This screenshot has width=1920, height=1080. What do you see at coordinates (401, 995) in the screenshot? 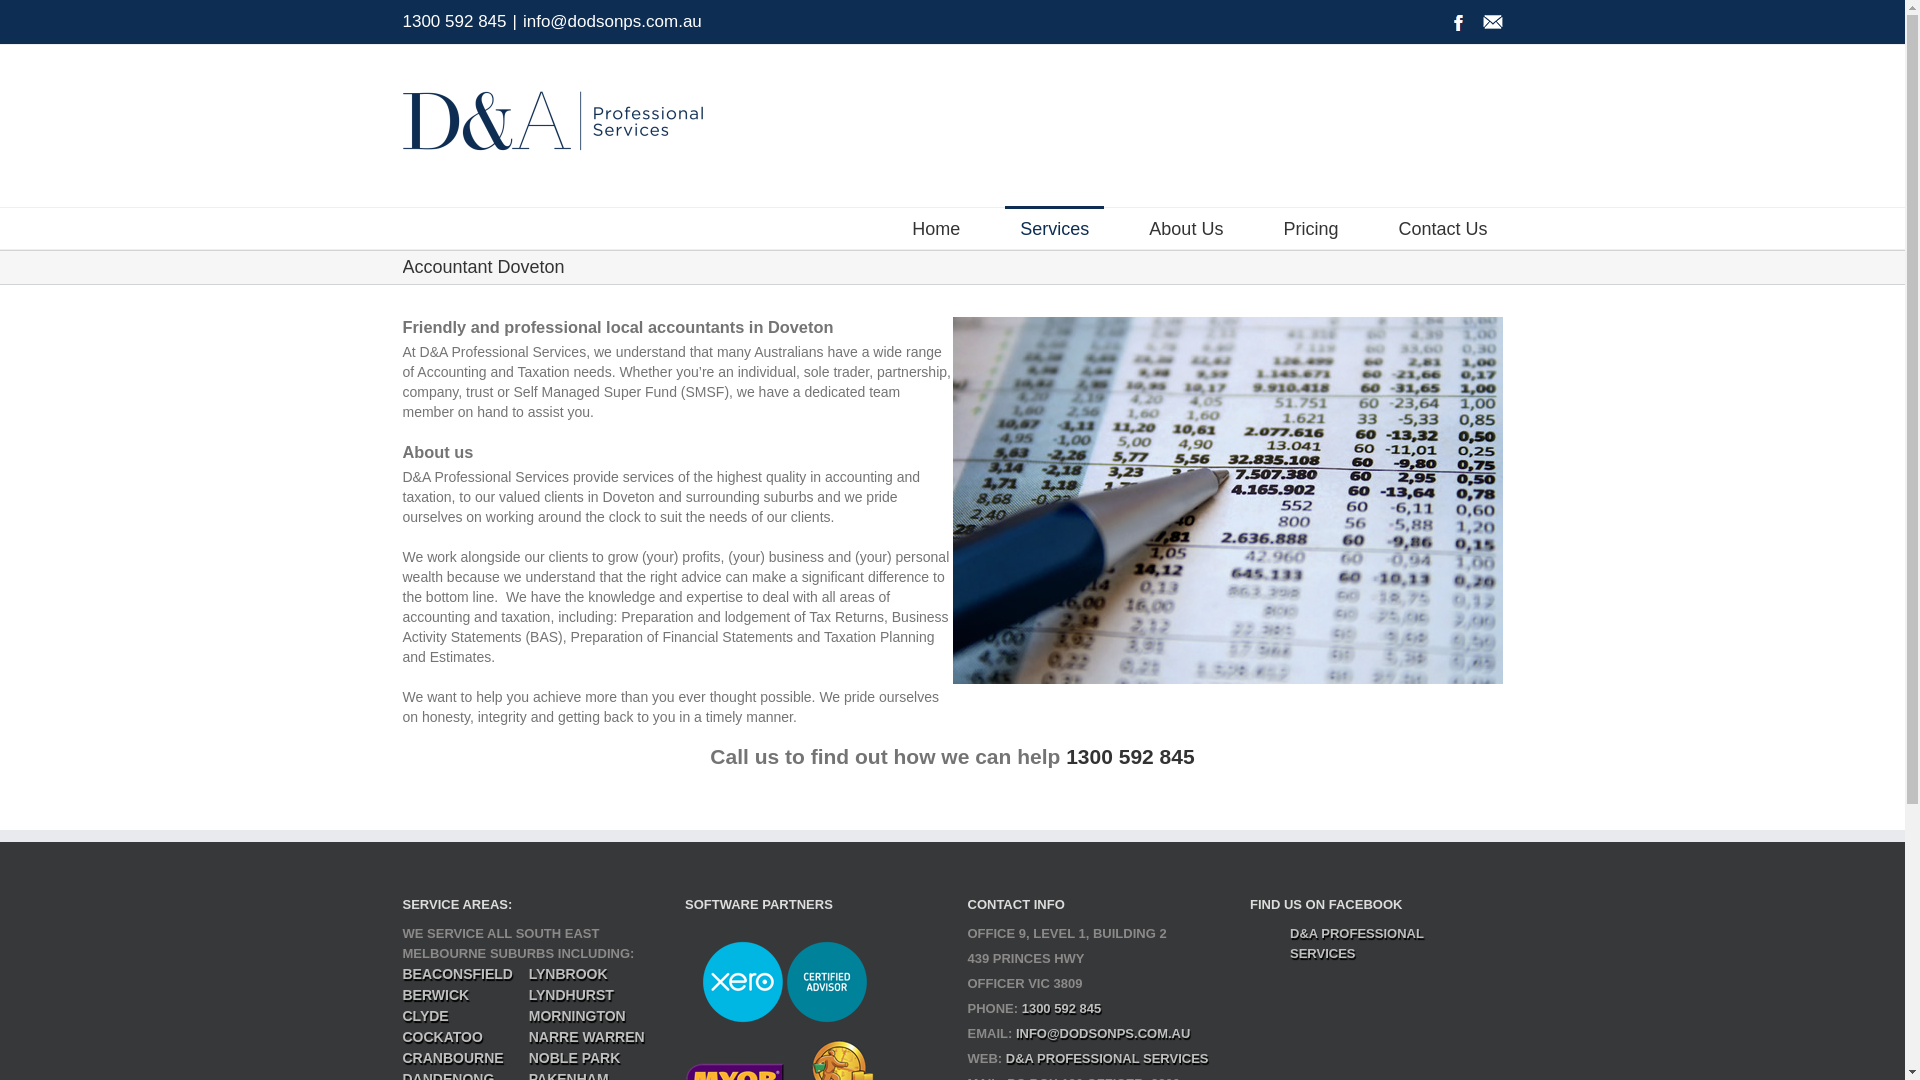
I see `'BERWICK'` at bounding box center [401, 995].